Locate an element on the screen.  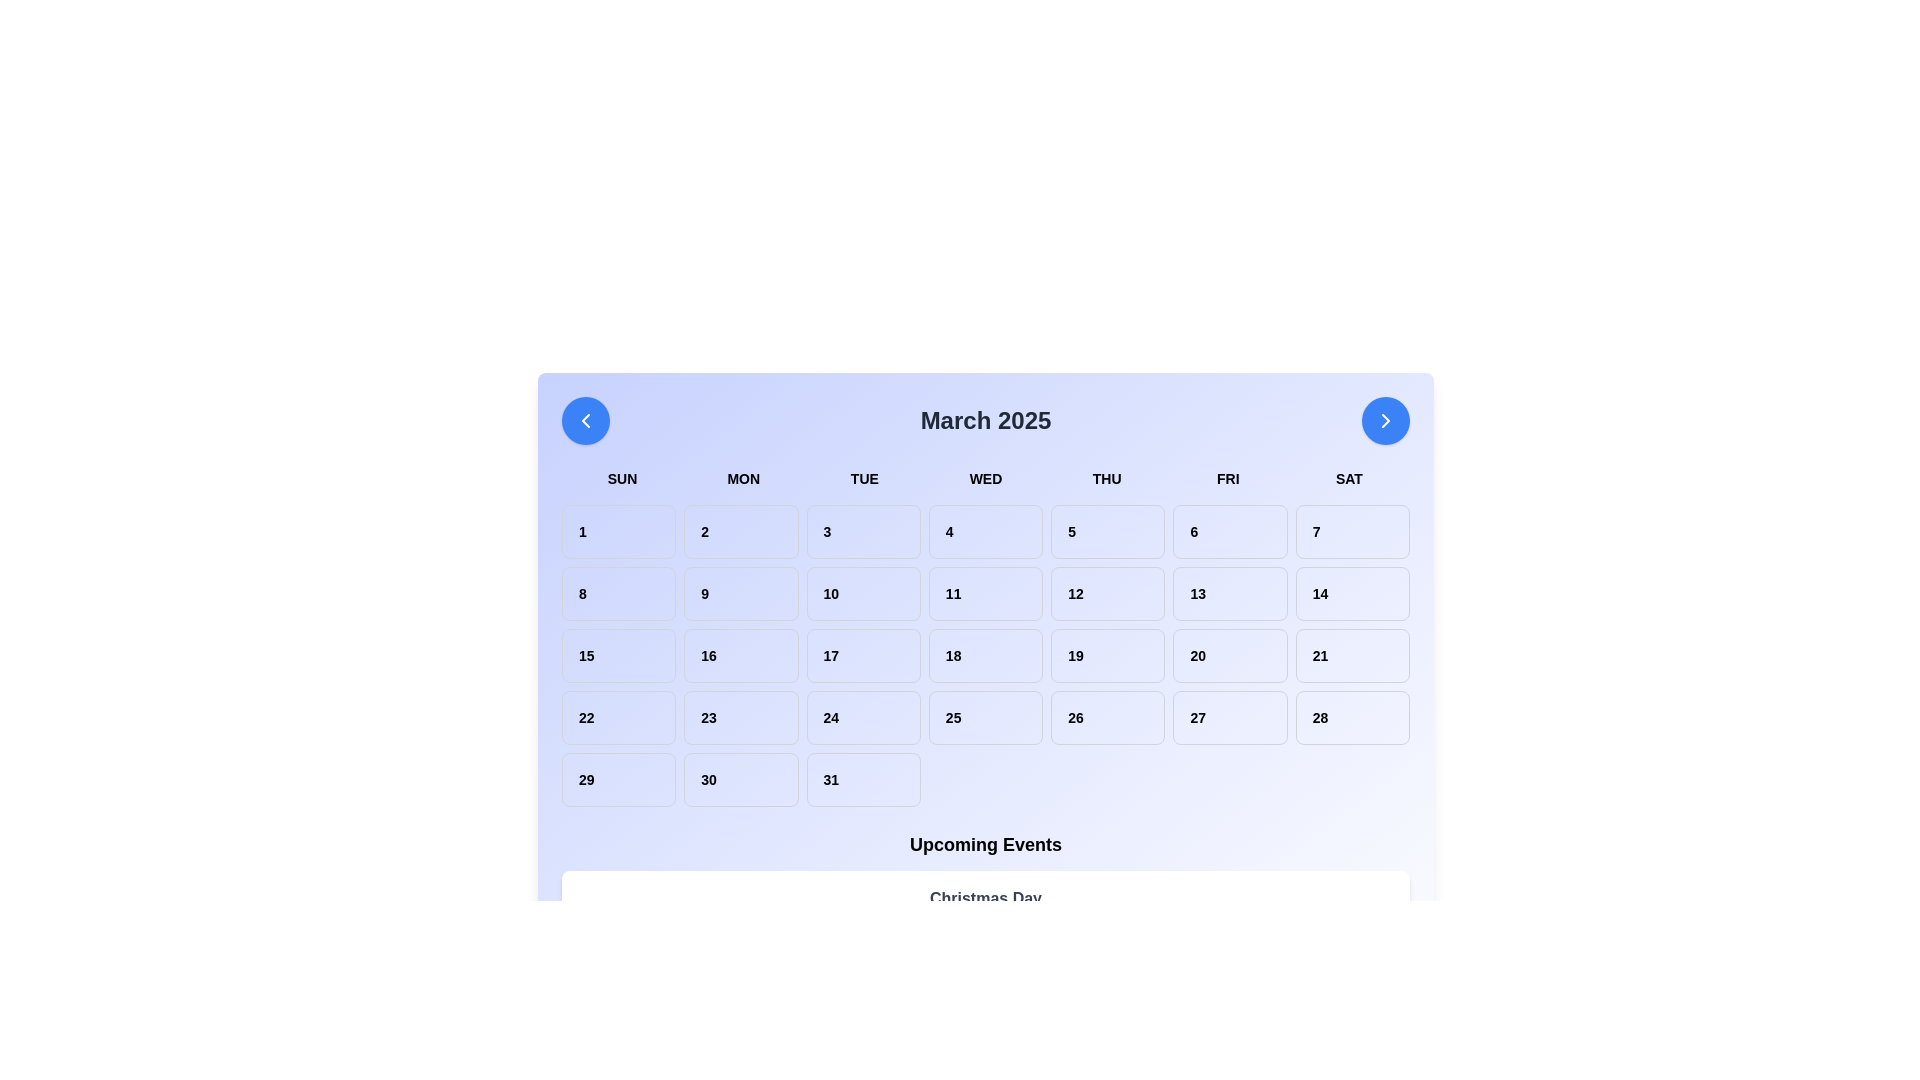
the button on the left side of the header section that allows users to navigate to the previous month in the calendar interface to activate its hover effect is located at coordinates (584, 419).